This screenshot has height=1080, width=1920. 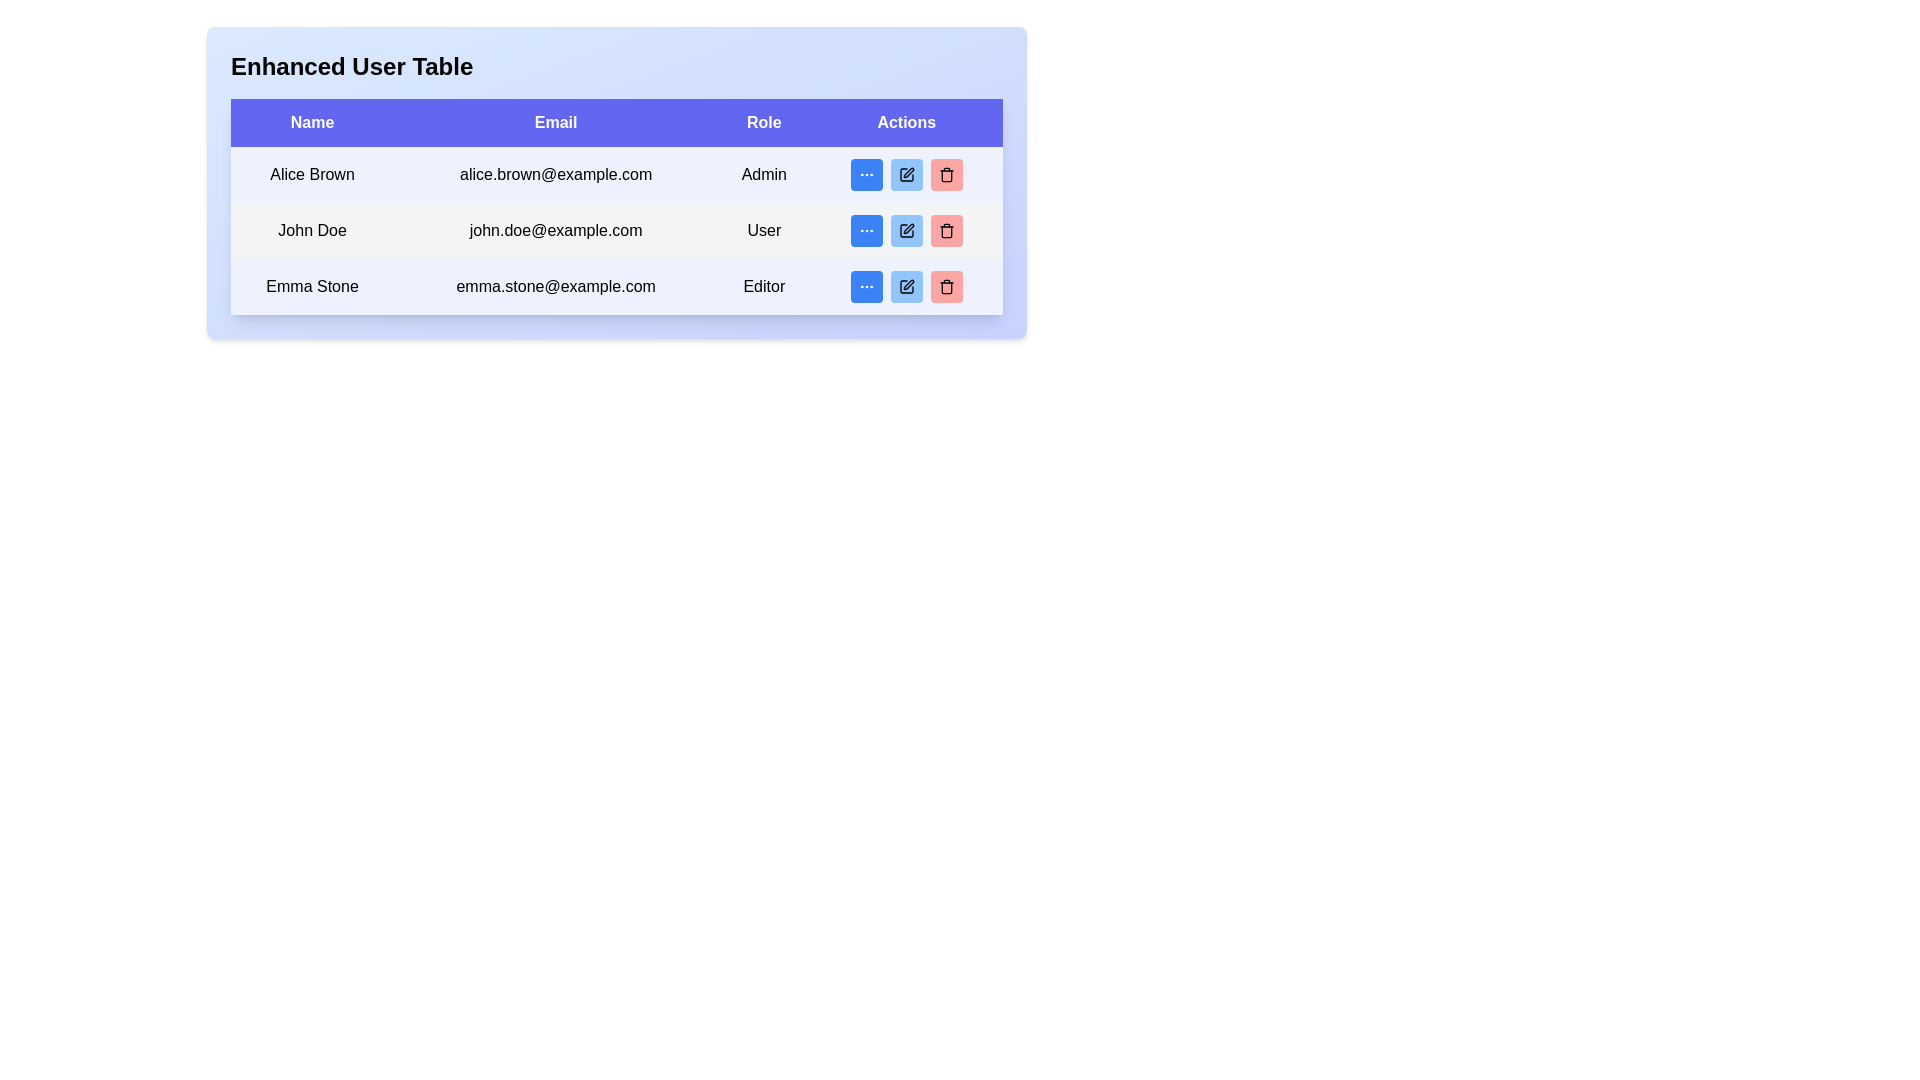 I want to click on the button, so click(x=905, y=230).